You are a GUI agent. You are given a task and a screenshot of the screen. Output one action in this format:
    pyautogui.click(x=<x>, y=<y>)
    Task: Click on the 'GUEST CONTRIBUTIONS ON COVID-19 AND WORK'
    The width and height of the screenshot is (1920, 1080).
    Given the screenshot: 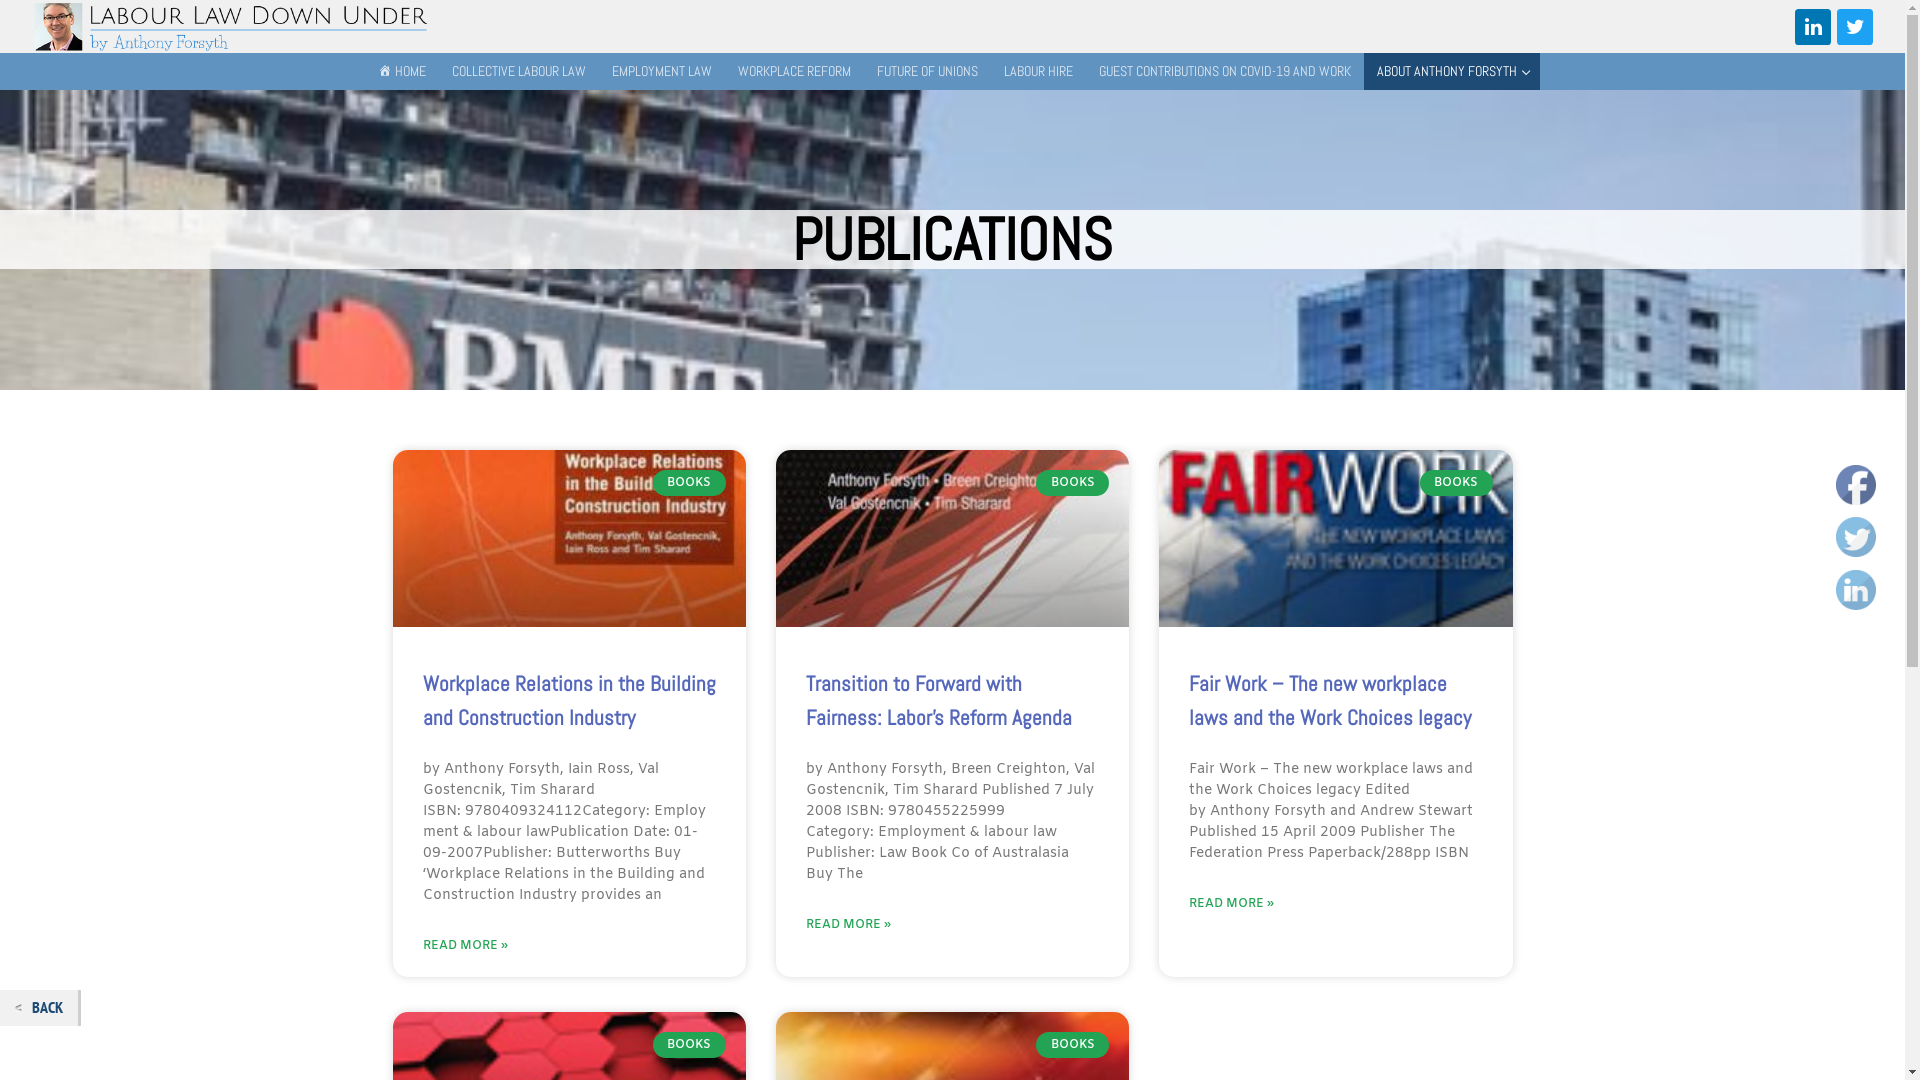 What is the action you would take?
    pyautogui.click(x=1223, y=71)
    